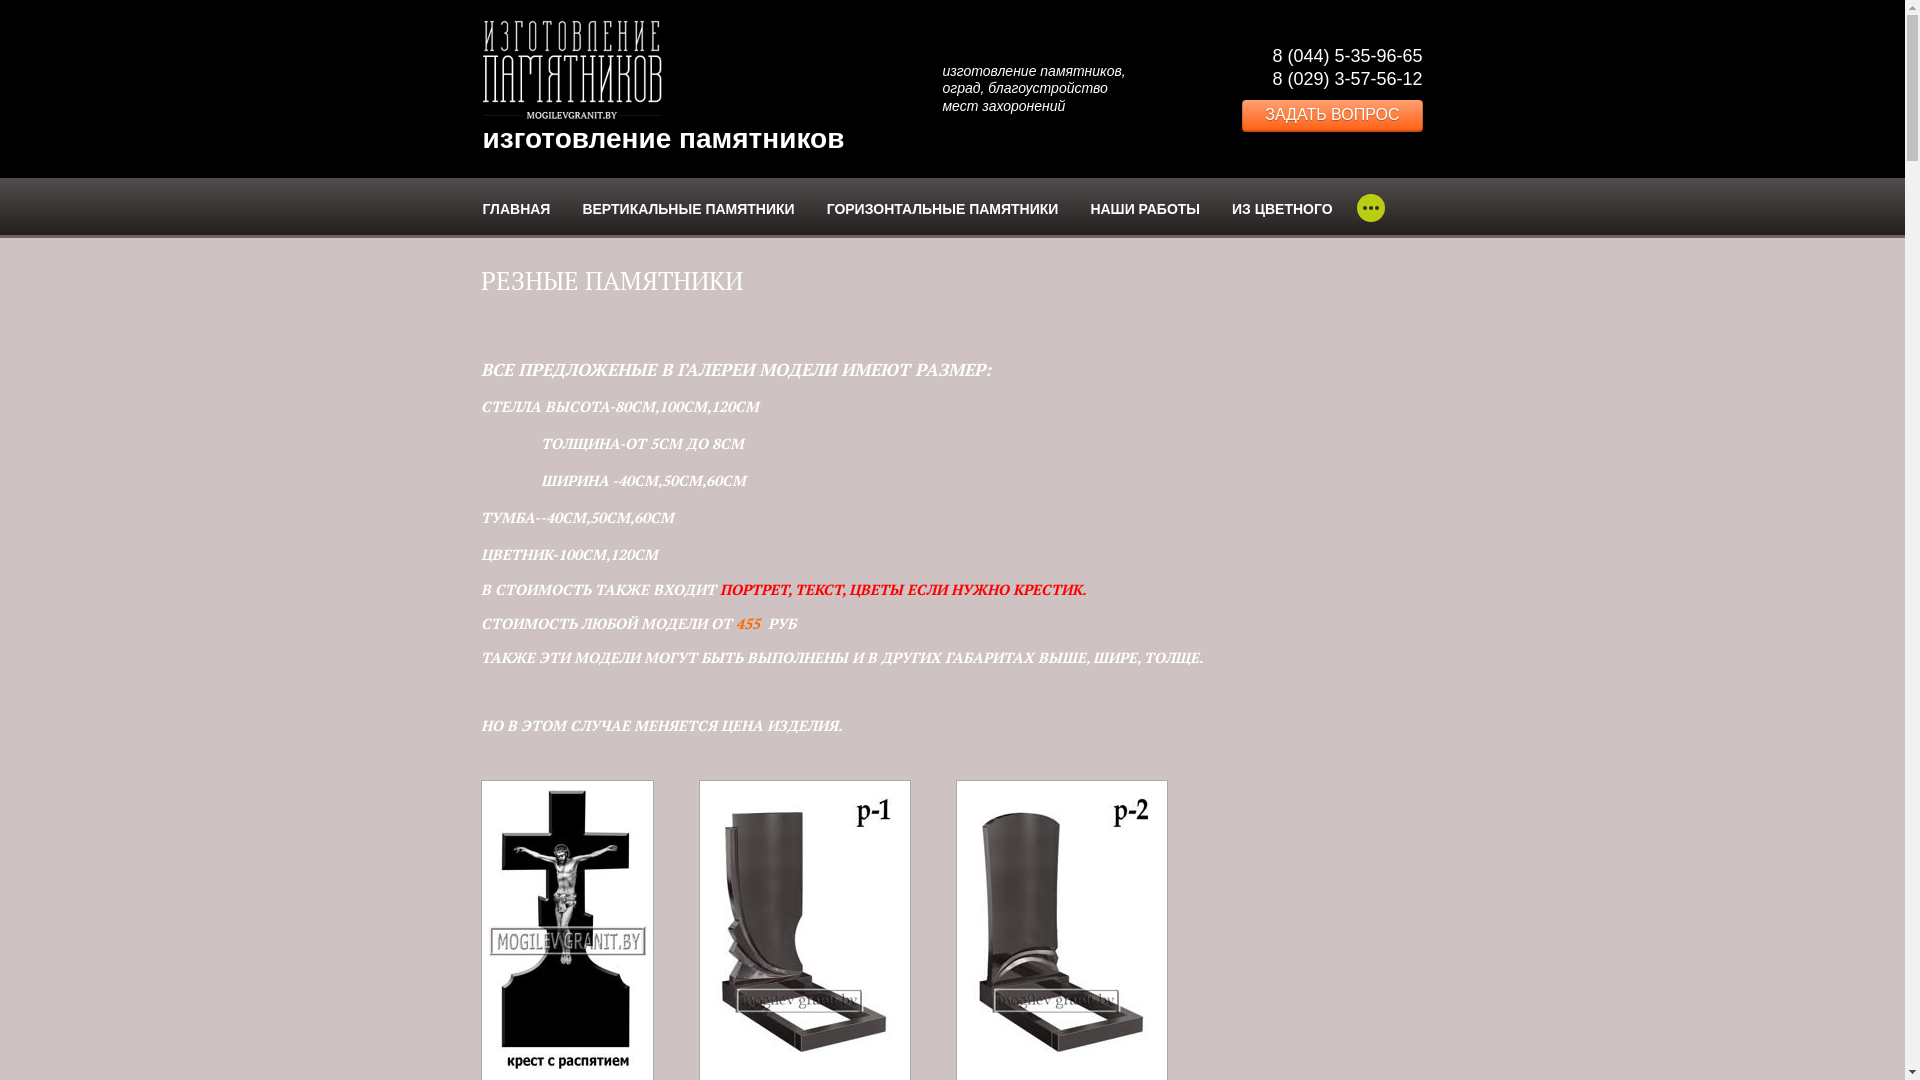 Image resolution: width=1920 pixels, height=1080 pixels. I want to click on '8 (029) 3-57-56-12', so click(1347, 77).